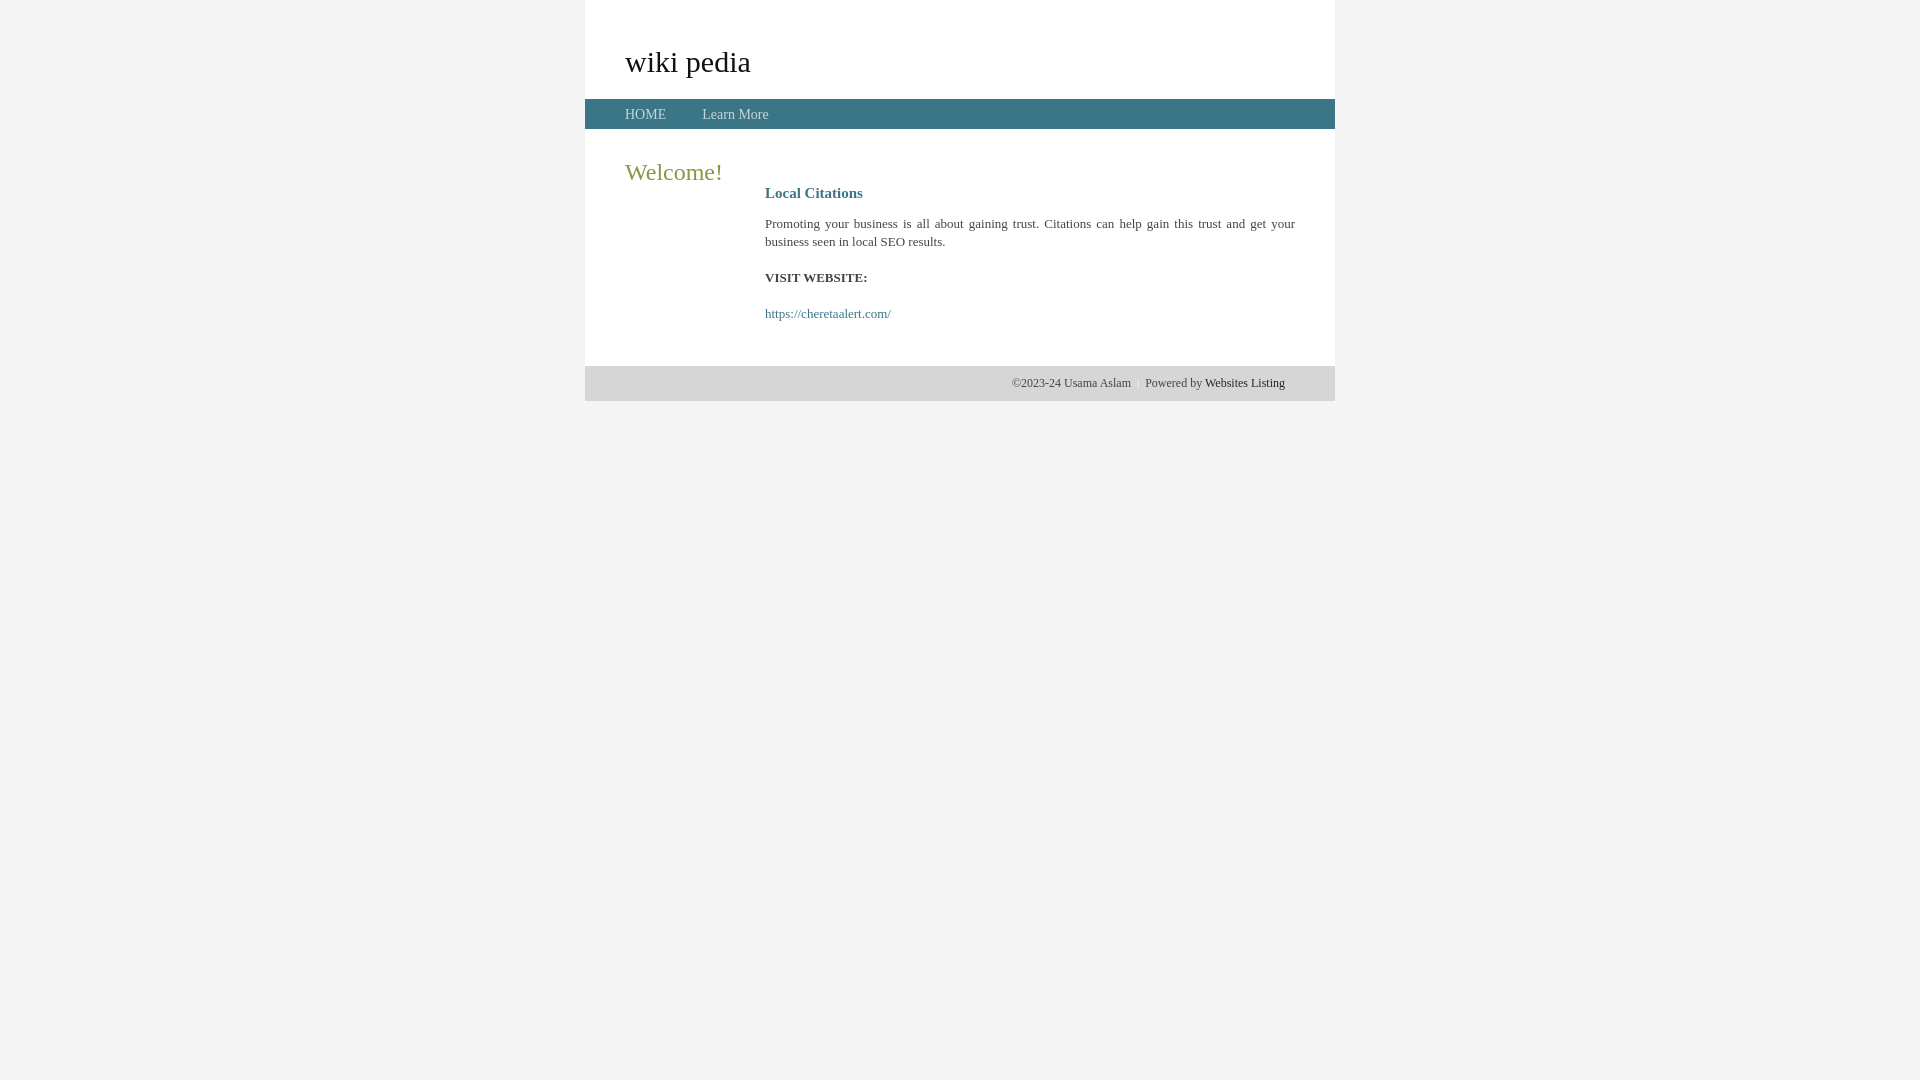 This screenshot has height=1080, width=1920. What do you see at coordinates (763, 313) in the screenshot?
I see `'https://cheretaalert.com/'` at bounding box center [763, 313].